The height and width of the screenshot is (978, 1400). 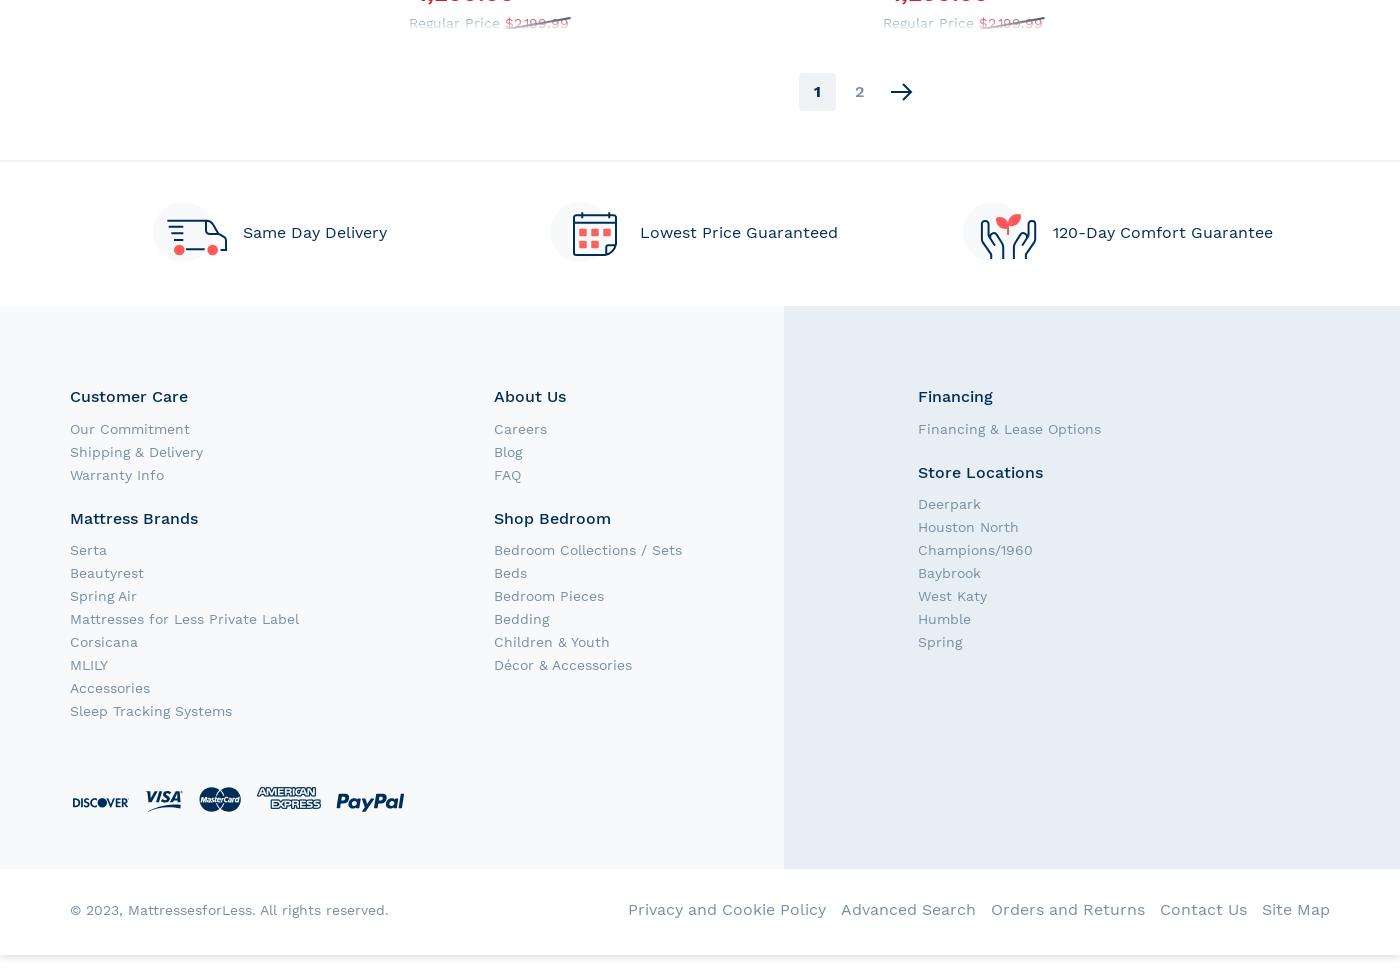 I want to click on 'Site Map', so click(x=1295, y=908).